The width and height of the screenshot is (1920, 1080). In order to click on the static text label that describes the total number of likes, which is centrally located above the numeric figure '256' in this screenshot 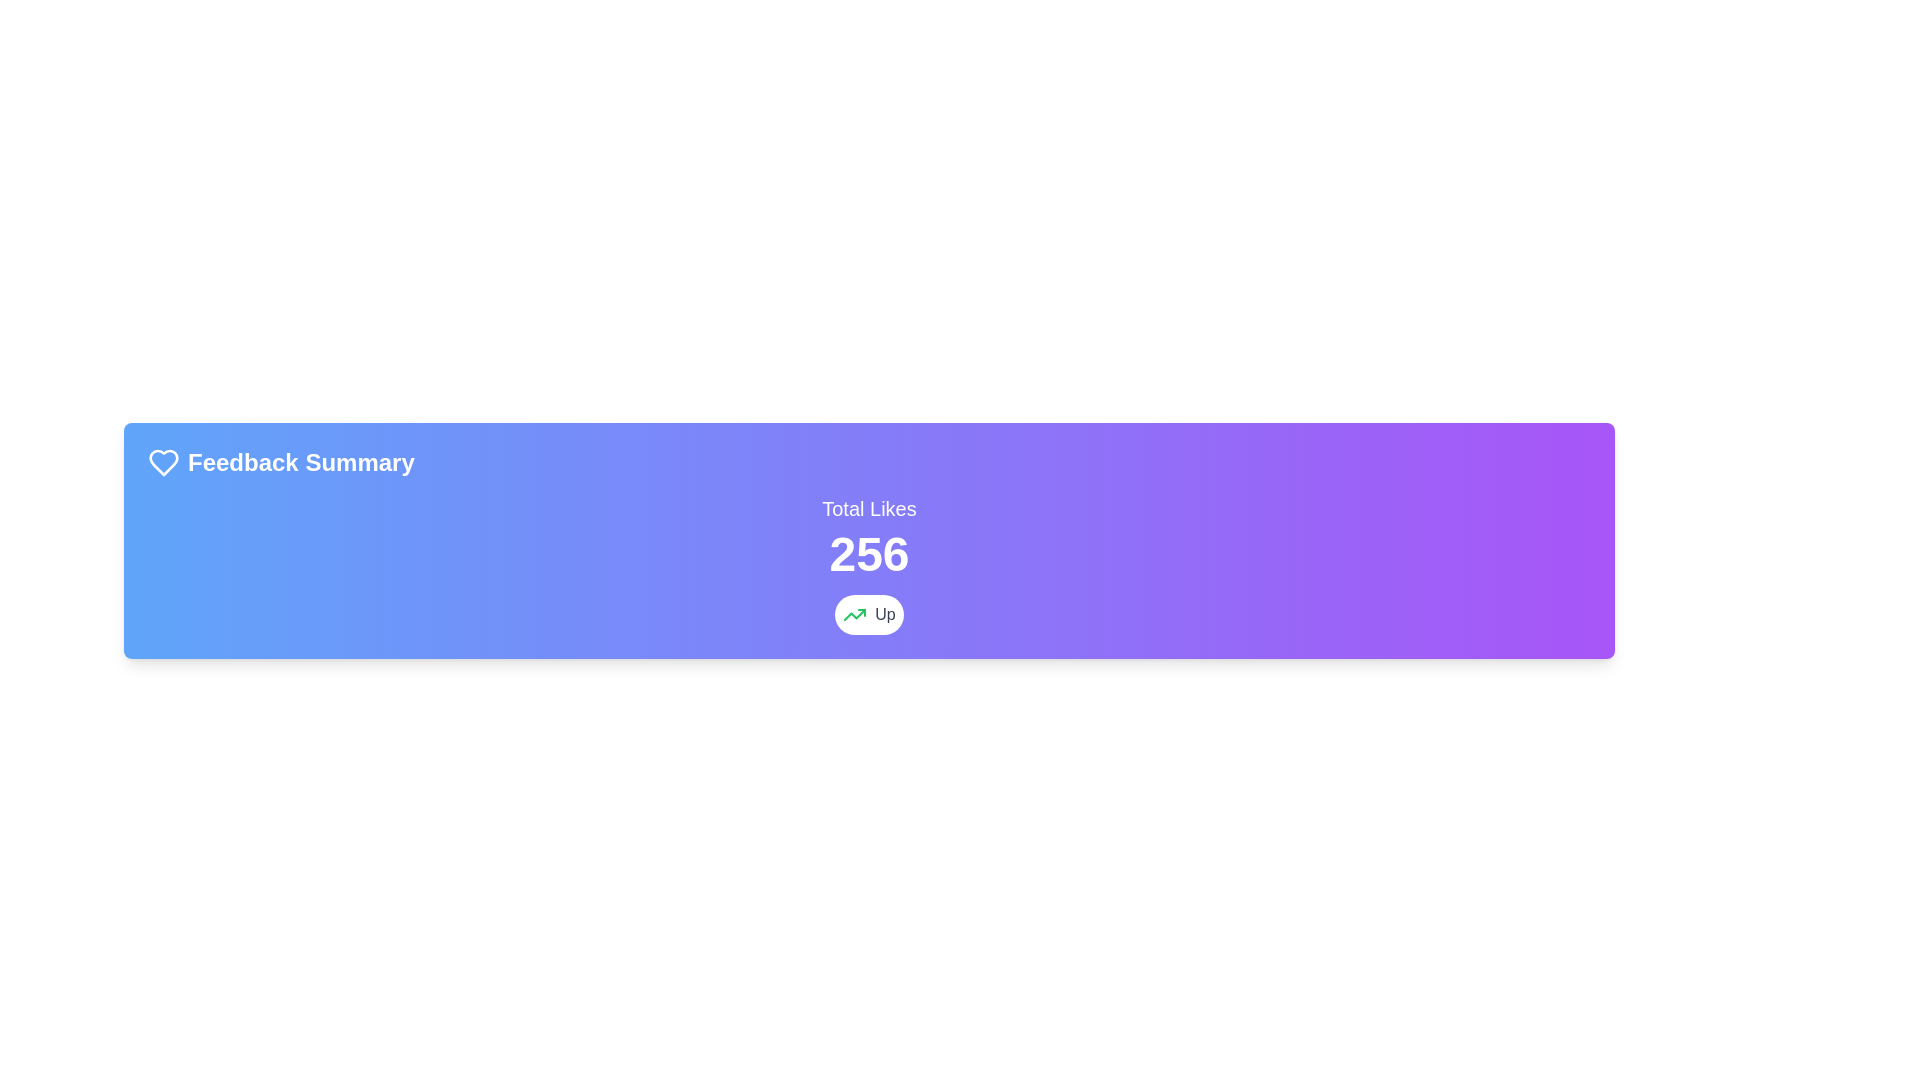, I will do `click(869, 508)`.